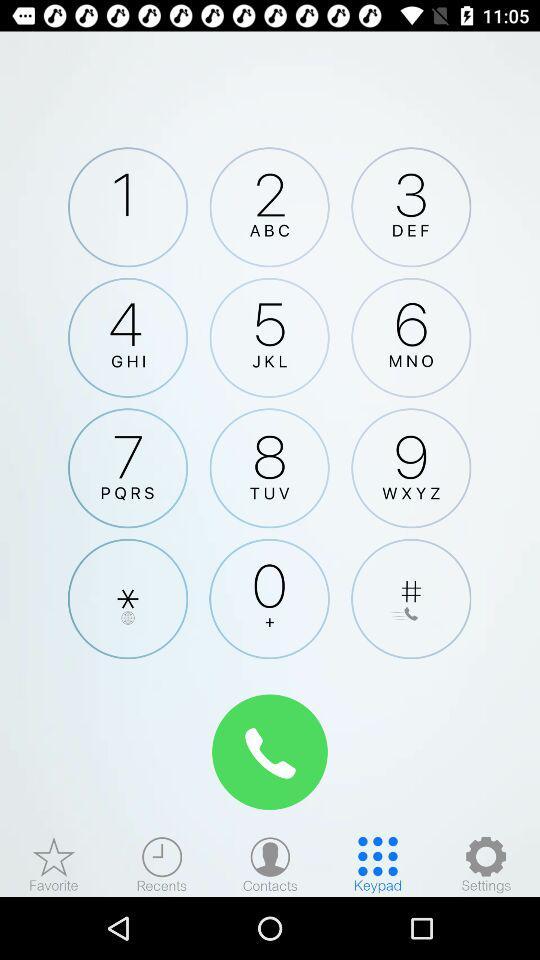 The width and height of the screenshot is (540, 960). What do you see at coordinates (410, 207) in the screenshot?
I see `choose number 3` at bounding box center [410, 207].